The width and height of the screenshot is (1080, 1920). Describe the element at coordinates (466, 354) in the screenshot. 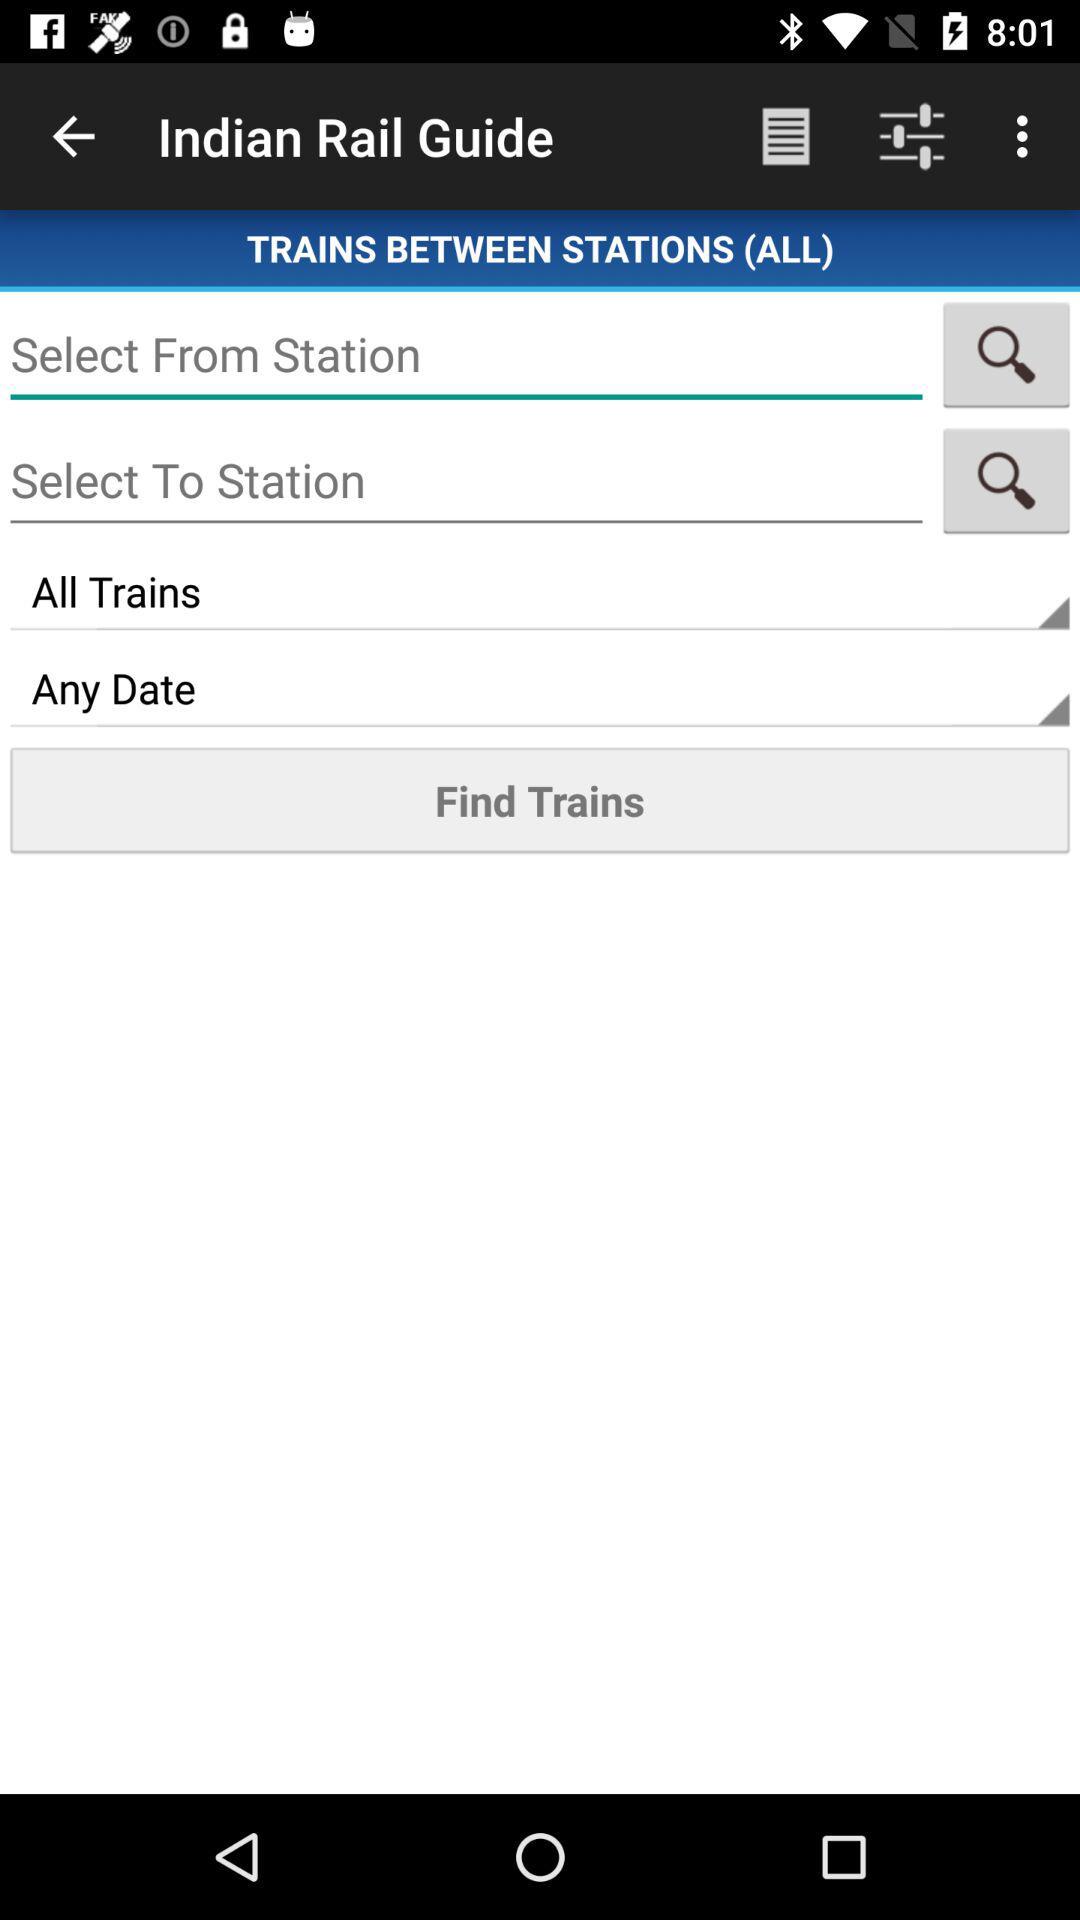

I see `search any one` at that location.